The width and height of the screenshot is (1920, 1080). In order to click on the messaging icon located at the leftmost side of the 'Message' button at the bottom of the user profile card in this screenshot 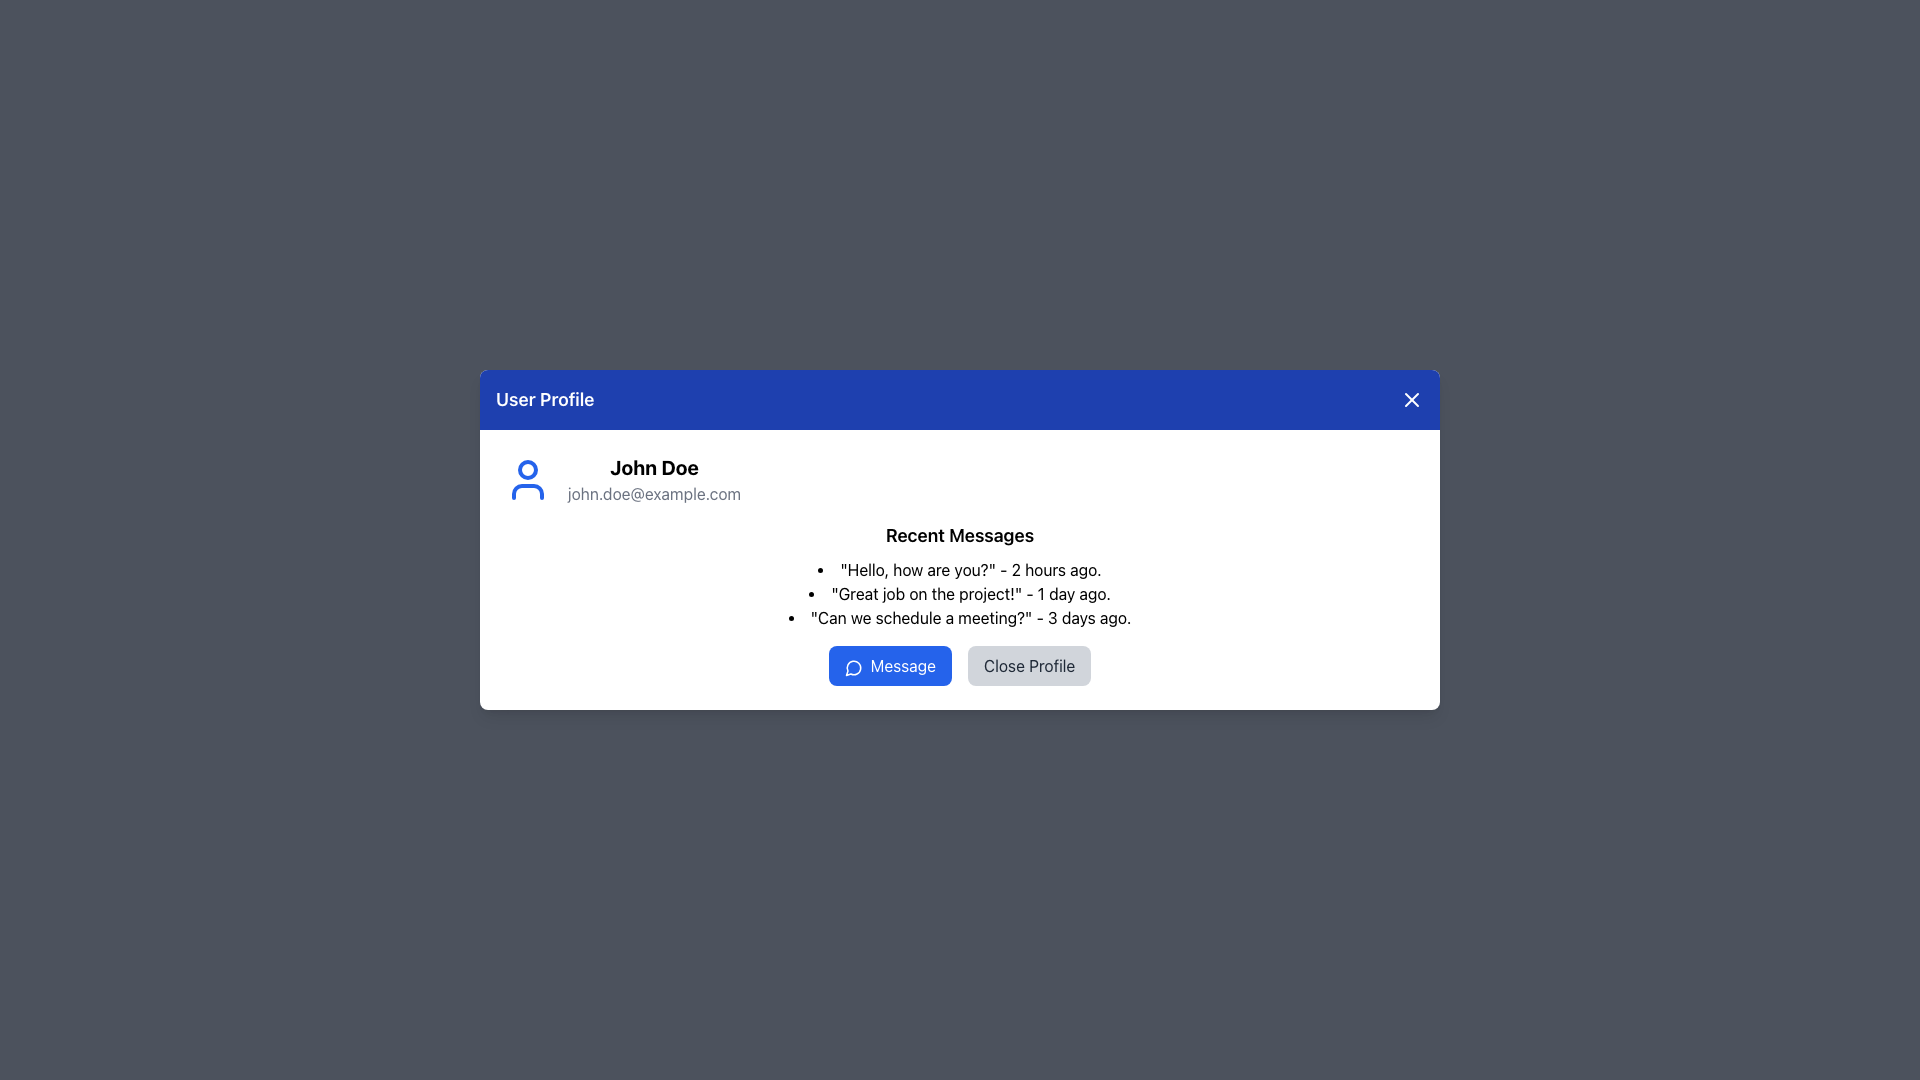, I will do `click(853, 667)`.